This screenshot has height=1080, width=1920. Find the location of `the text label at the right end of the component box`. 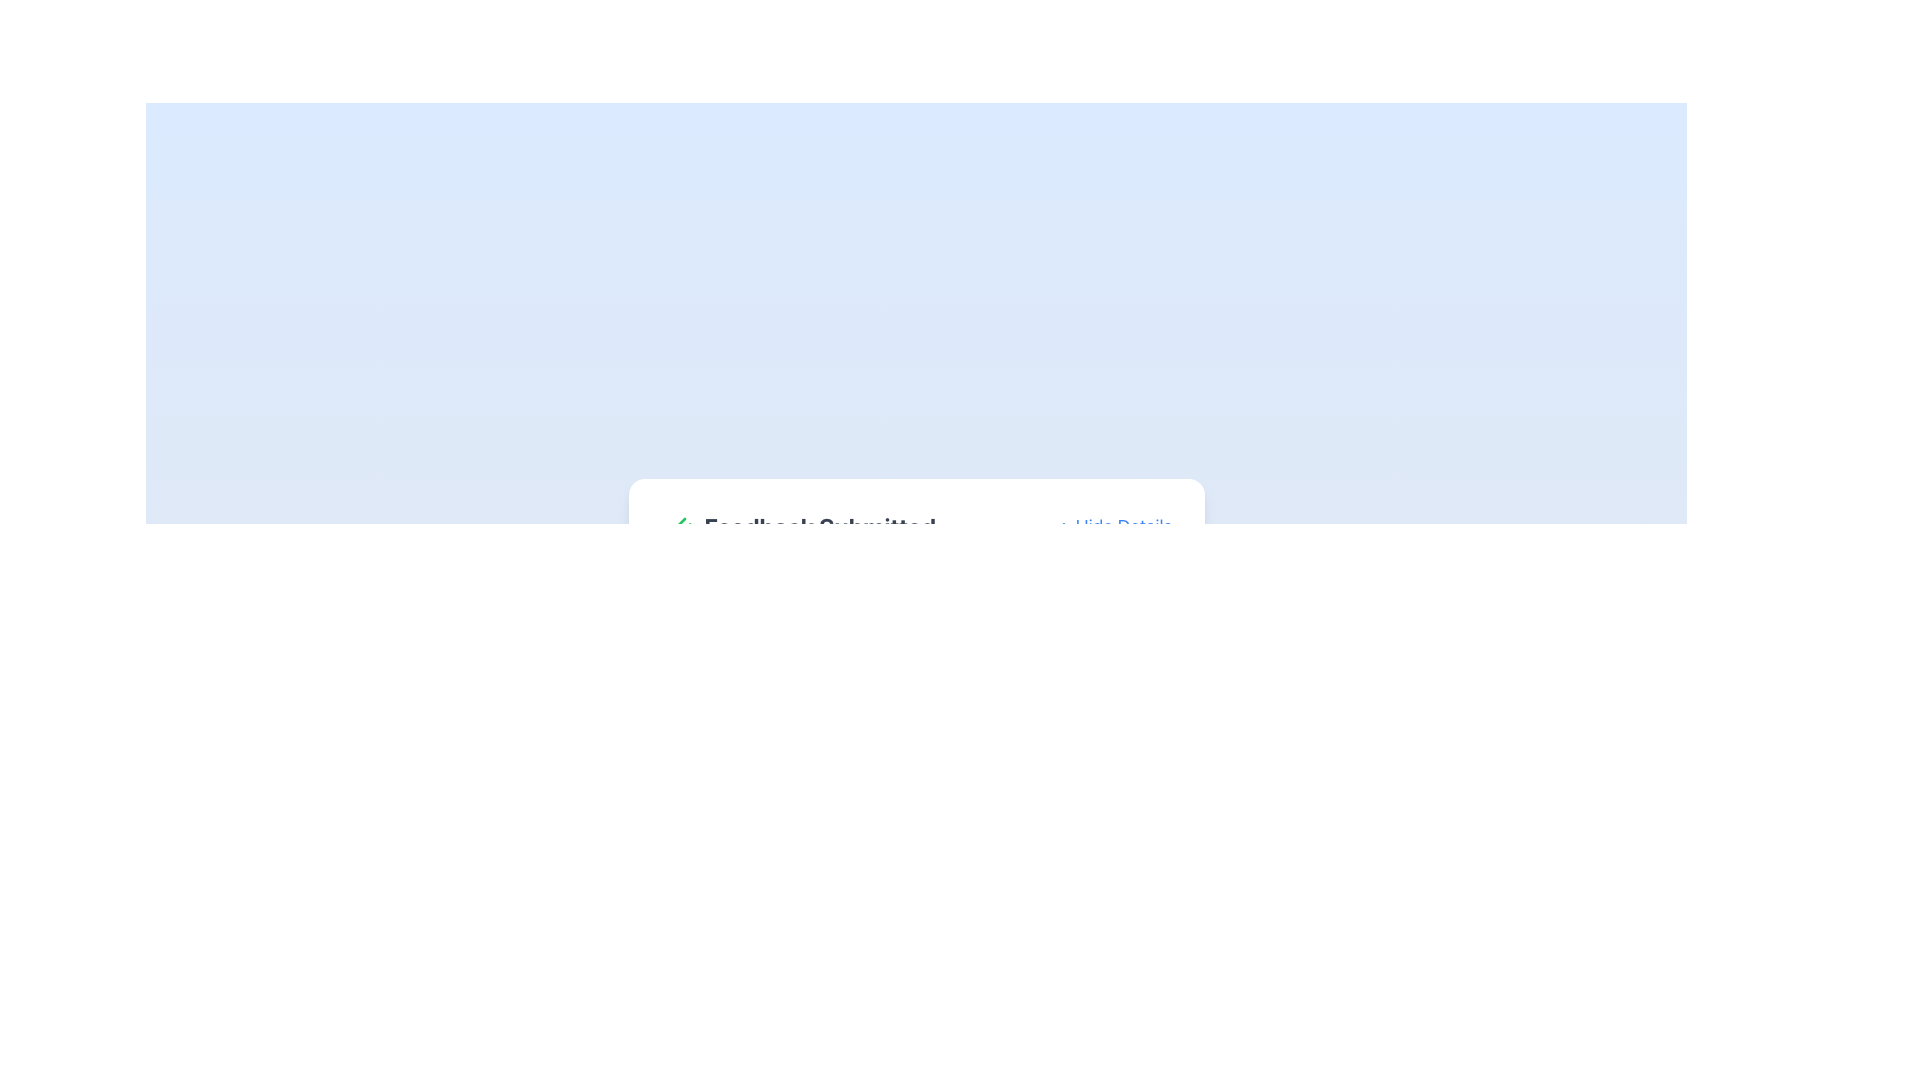

the text label at the right end of the component box is located at coordinates (1124, 525).